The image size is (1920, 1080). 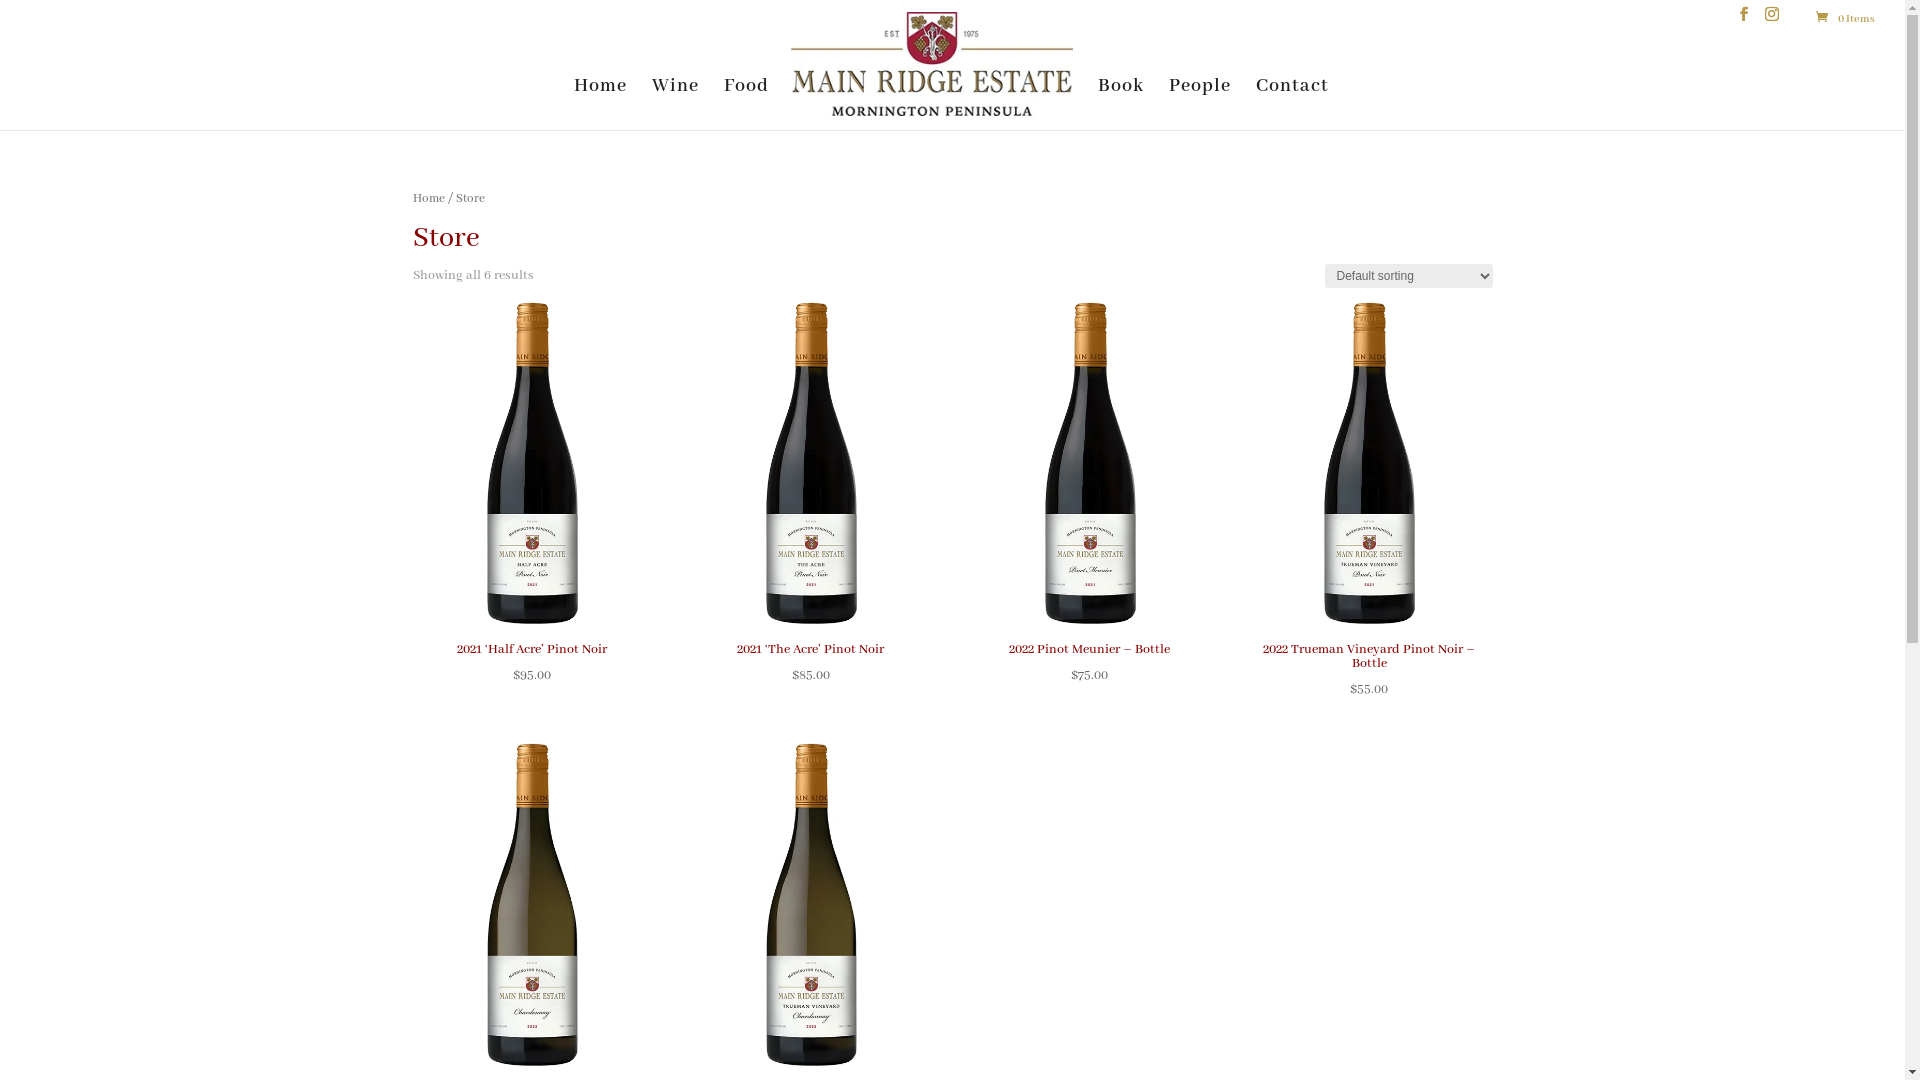 What do you see at coordinates (1121, 100) in the screenshot?
I see `'Book'` at bounding box center [1121, 100].